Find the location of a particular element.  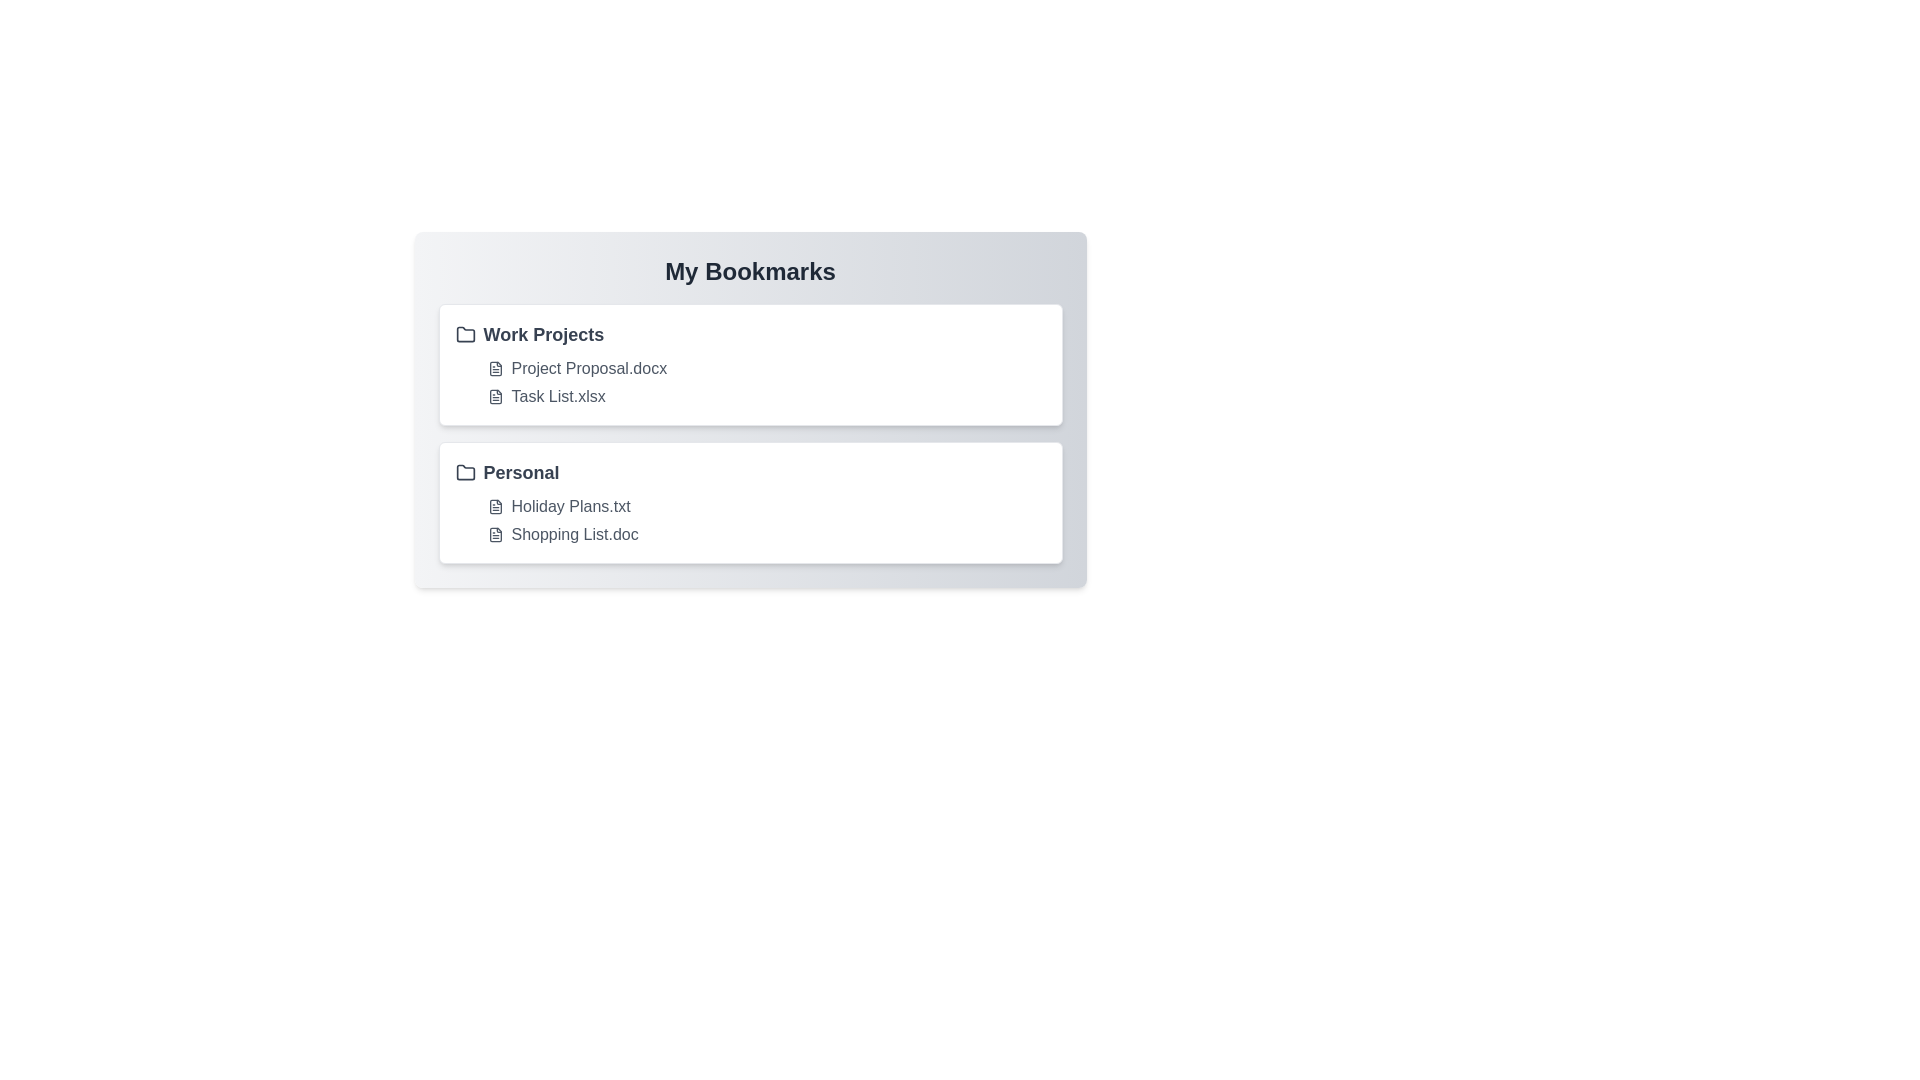

the document icon component, which is represented by a rectangular outline and is located to the left of the text label 'Holiday Plans.txt' in the 'Personal' section of bookmarks is located at coordinates (495, 505).